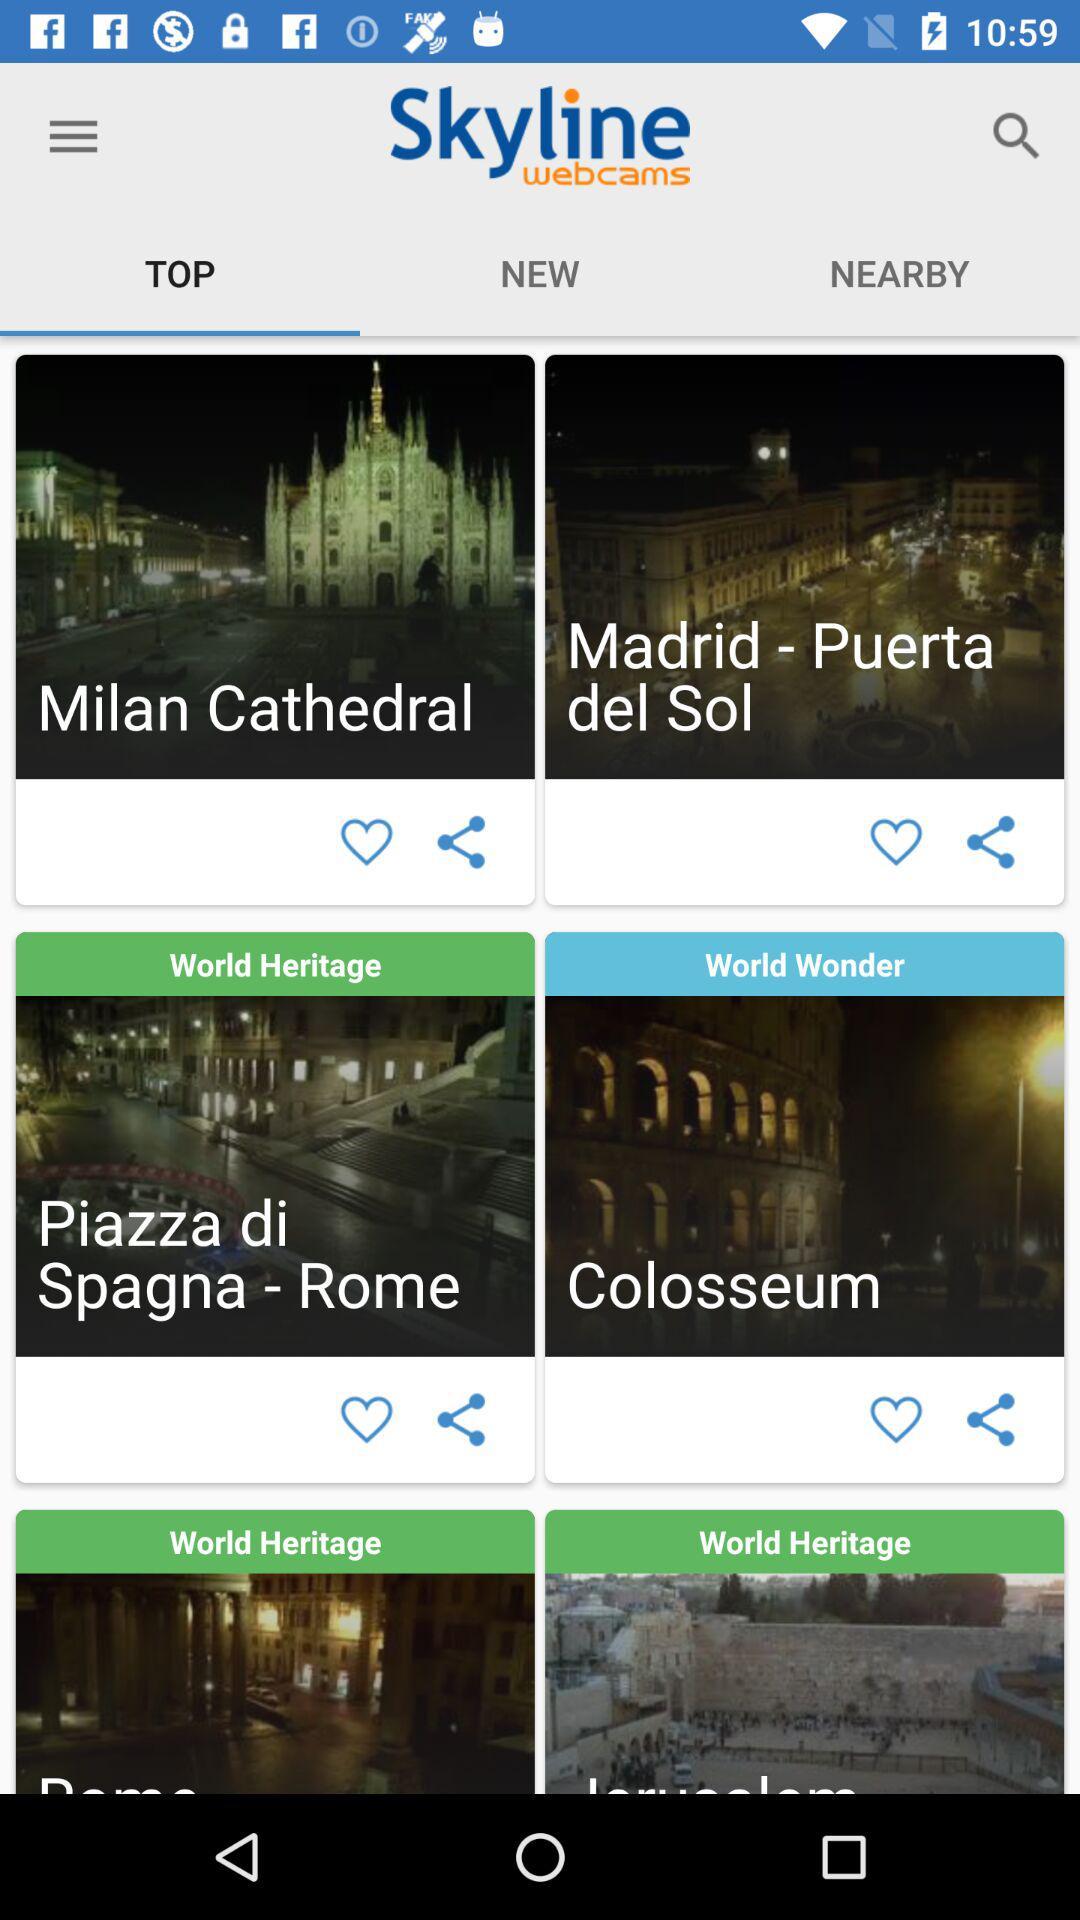 This screenshot has height=1920, width=1080. Describe the element at coordinates (72, 135) in the screenshot. I see `the item above the top item` at that location.